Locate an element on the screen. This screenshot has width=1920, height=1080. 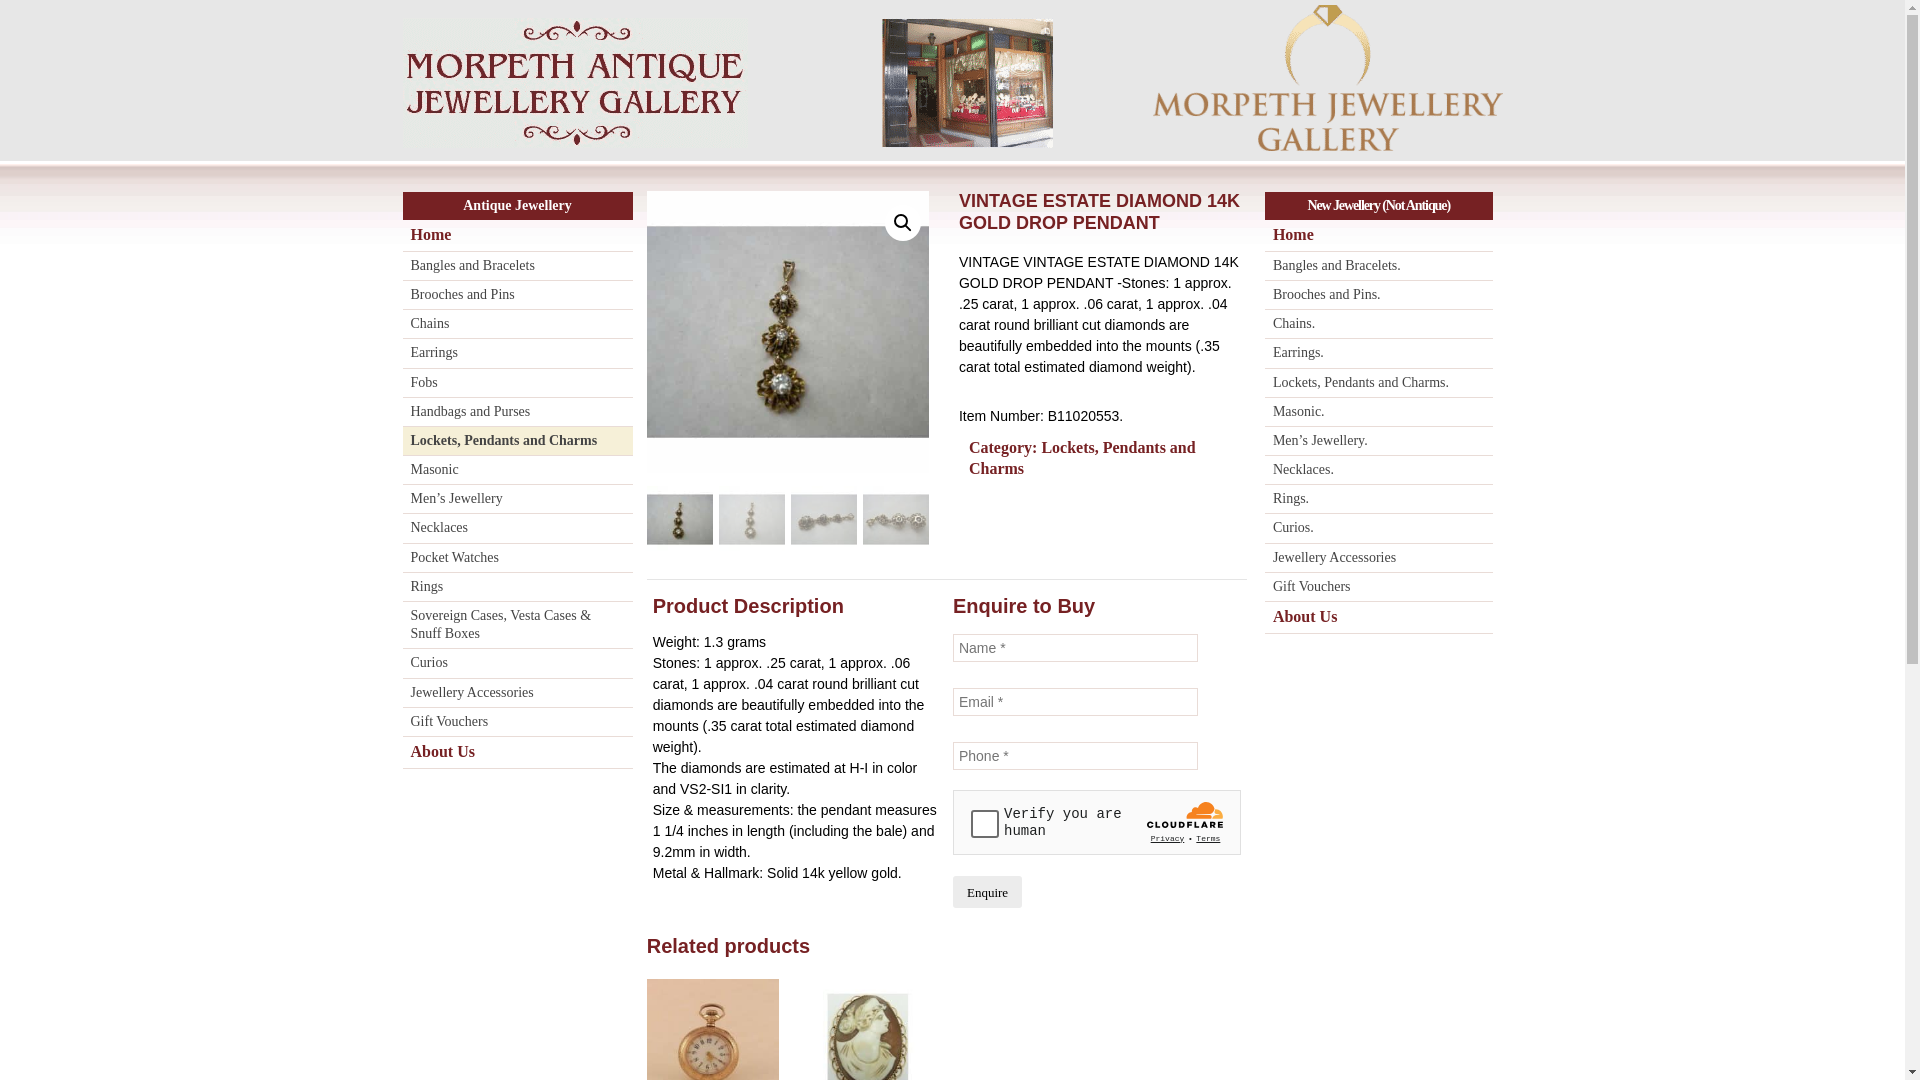
'Pocket Watches' is located at coordinates (517, 558).